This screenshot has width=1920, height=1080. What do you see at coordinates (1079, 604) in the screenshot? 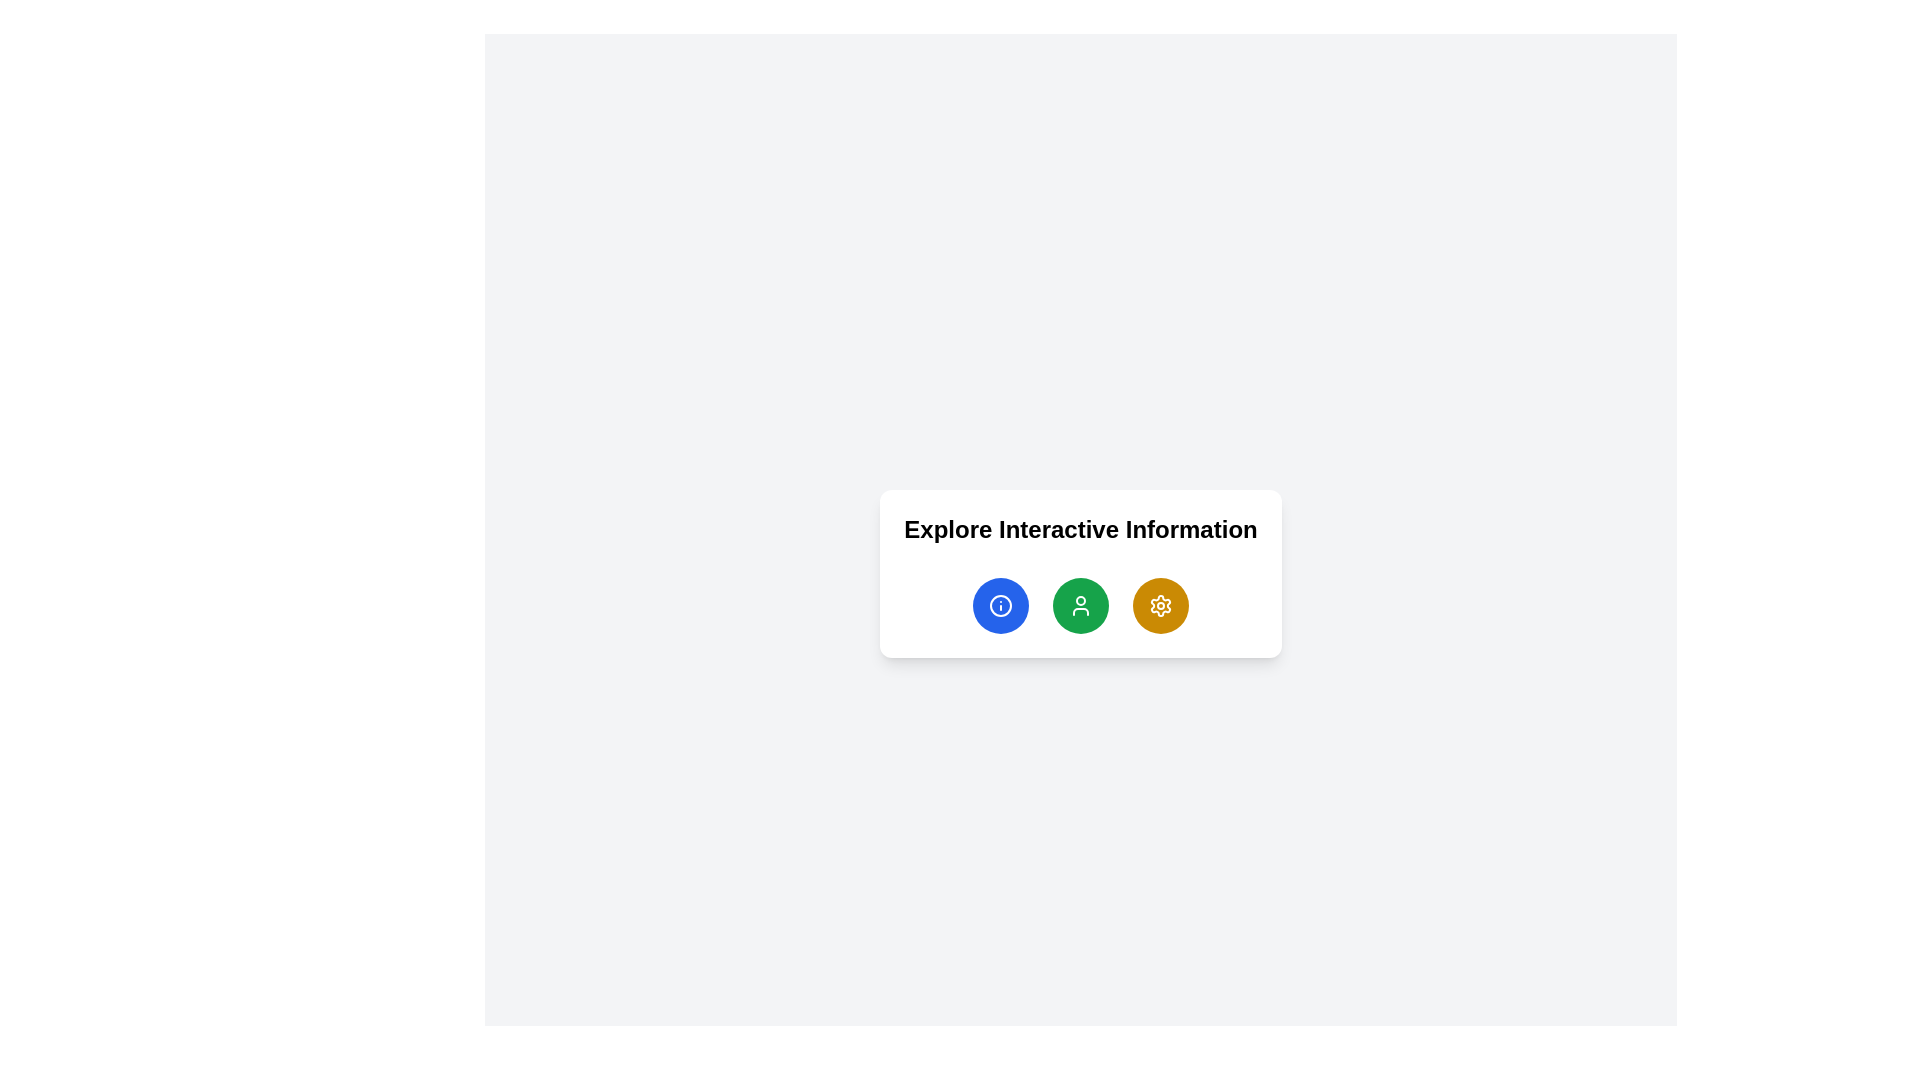
I see `the second circular icon button located below the text 'Explore Interactive Information'` at bounding box center [1079, 604].